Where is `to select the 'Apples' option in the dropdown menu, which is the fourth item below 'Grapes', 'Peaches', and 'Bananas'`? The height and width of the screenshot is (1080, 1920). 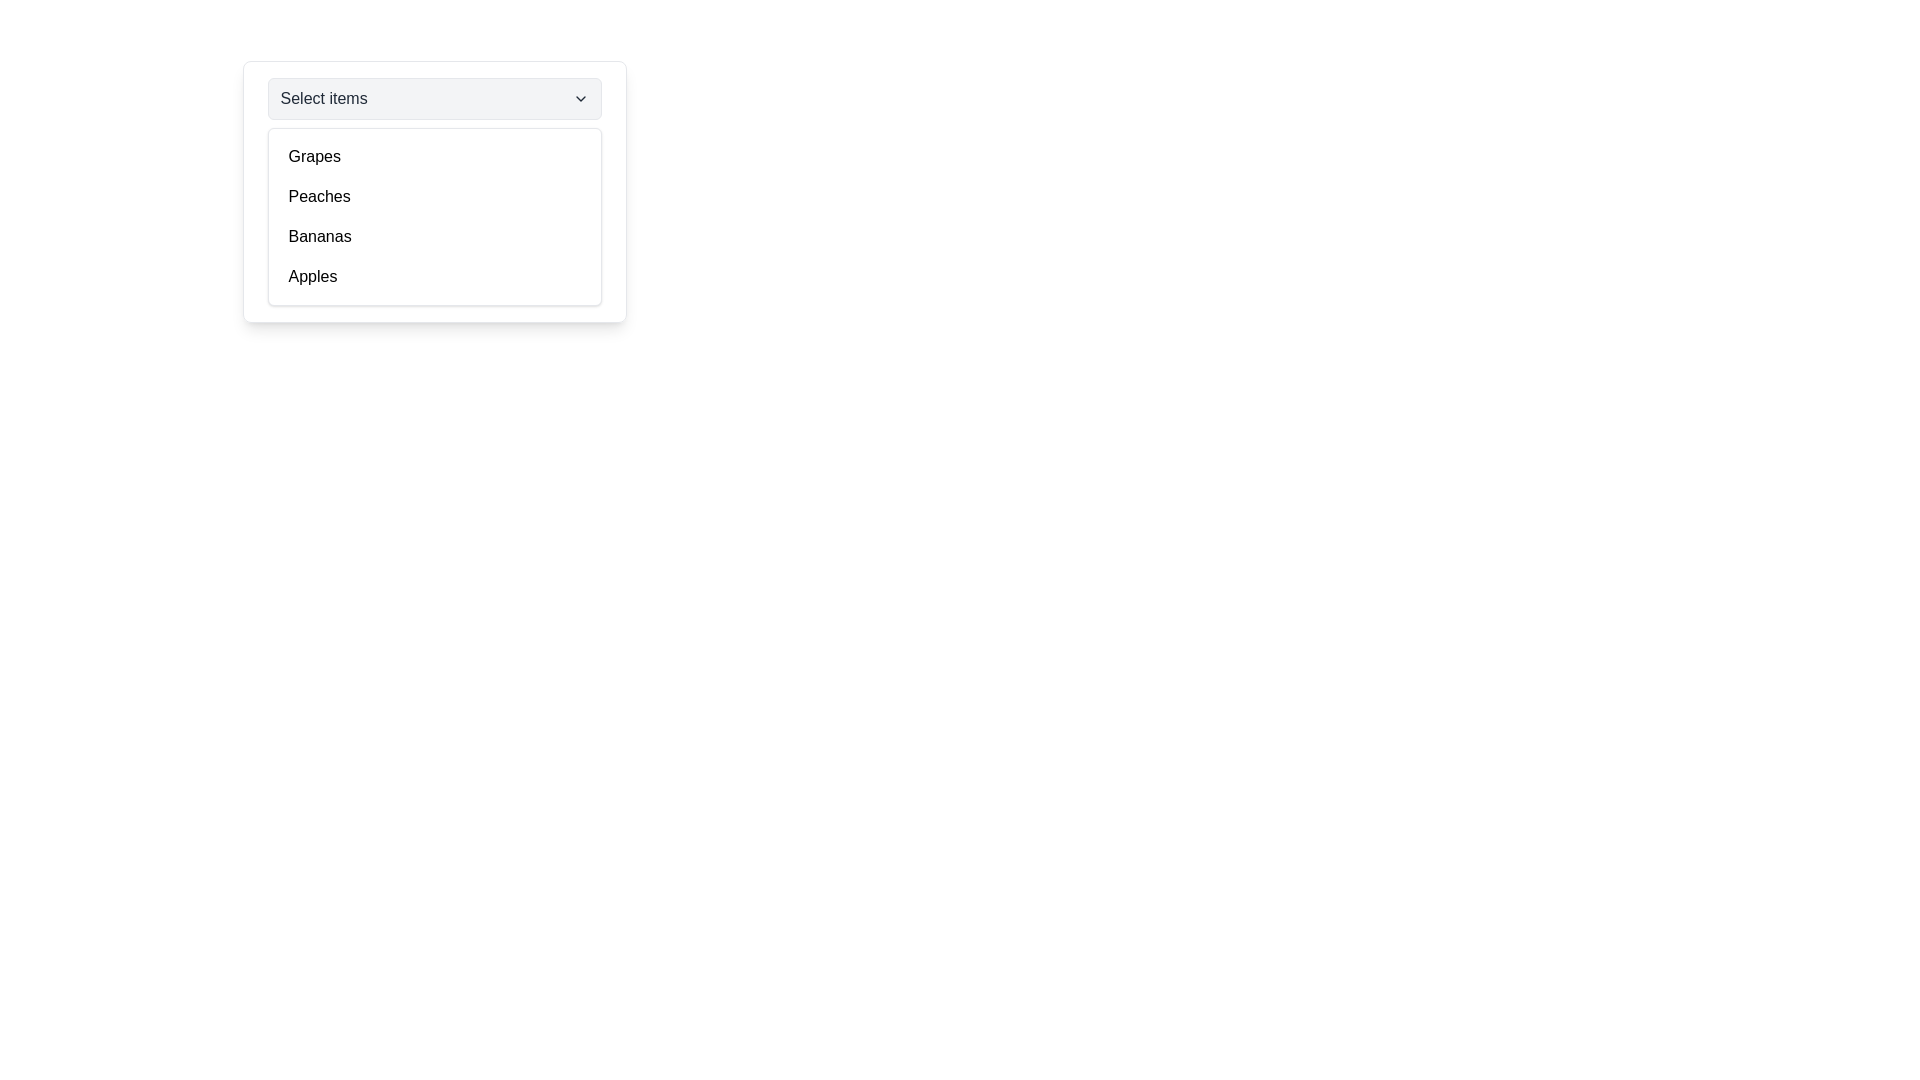 to select the 'Apples' option in the dropdown menu, which is the fourth item below 'Grapes', 'Peaches', and 'Bananas' is located at coordinates (433, 277).